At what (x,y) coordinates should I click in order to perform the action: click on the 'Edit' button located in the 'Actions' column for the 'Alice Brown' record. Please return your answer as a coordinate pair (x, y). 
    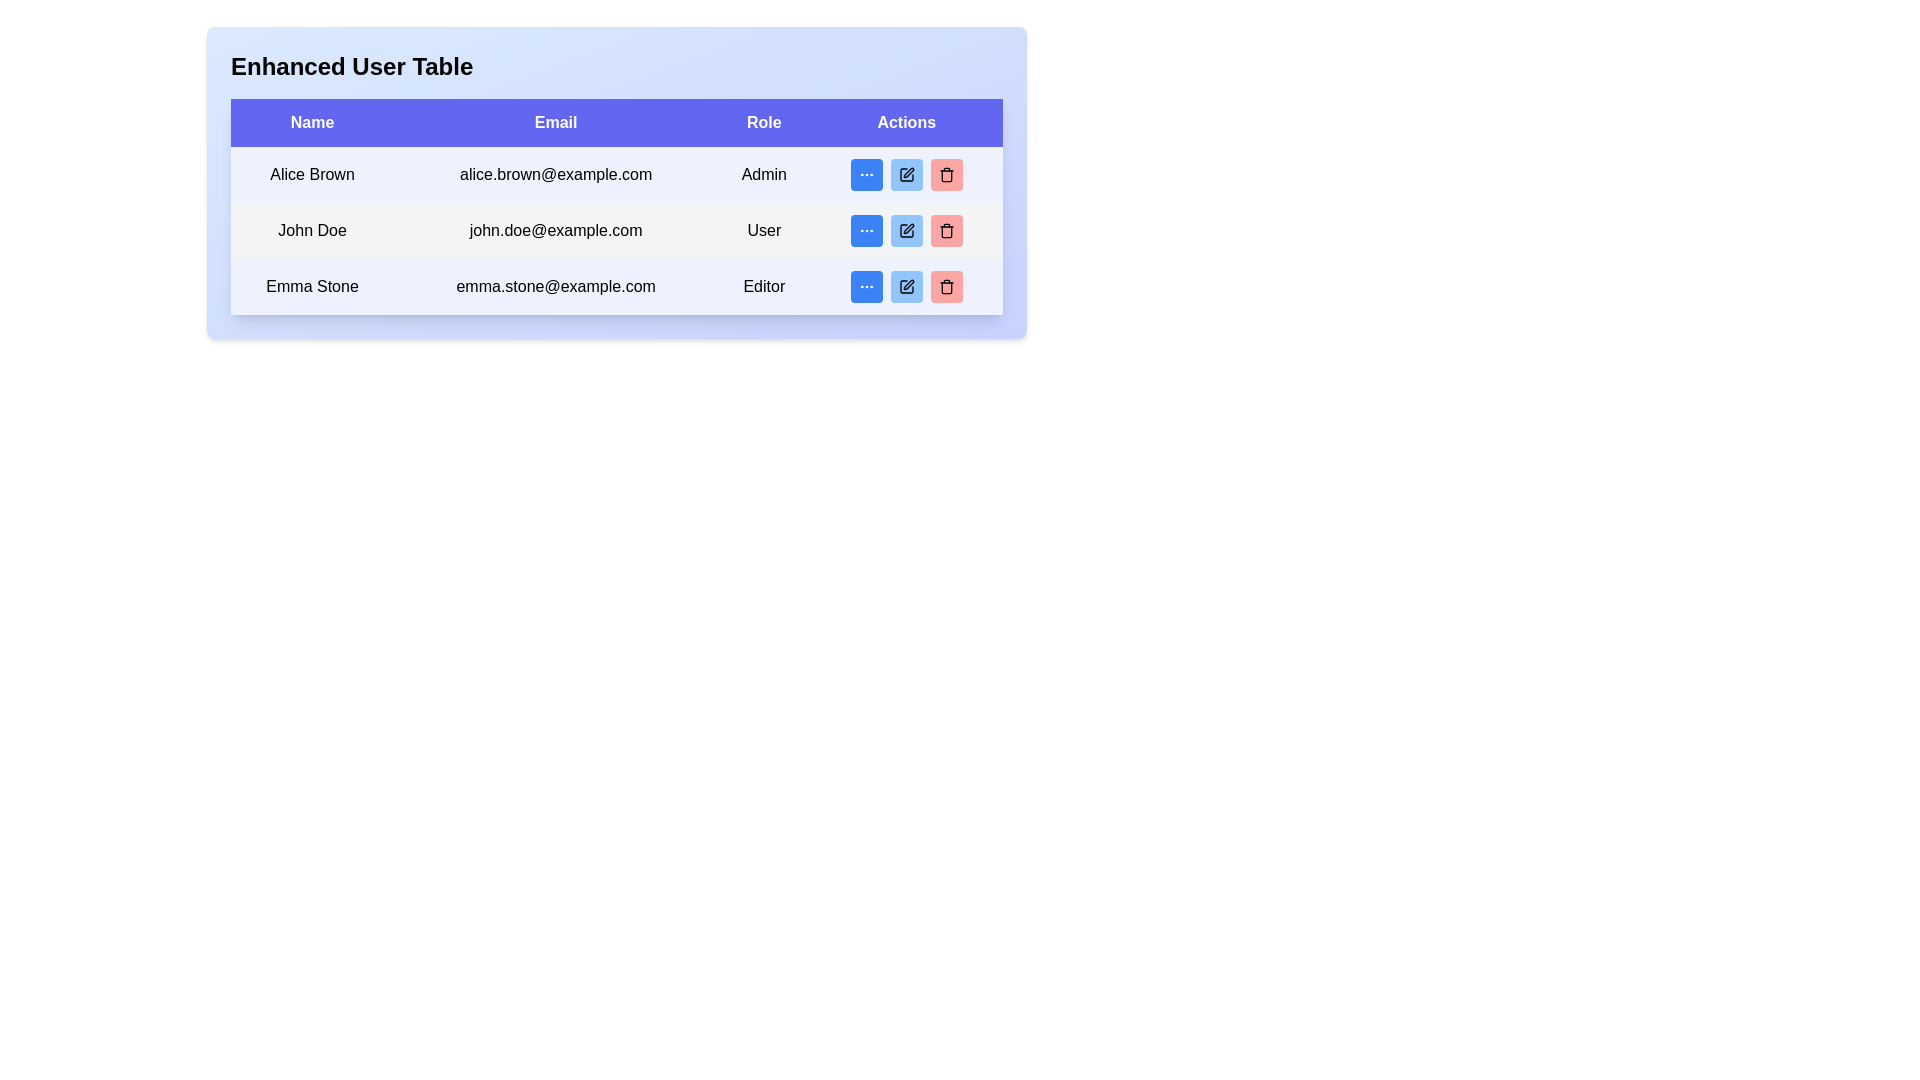
    Looking at the image, I should click on (905, 173).